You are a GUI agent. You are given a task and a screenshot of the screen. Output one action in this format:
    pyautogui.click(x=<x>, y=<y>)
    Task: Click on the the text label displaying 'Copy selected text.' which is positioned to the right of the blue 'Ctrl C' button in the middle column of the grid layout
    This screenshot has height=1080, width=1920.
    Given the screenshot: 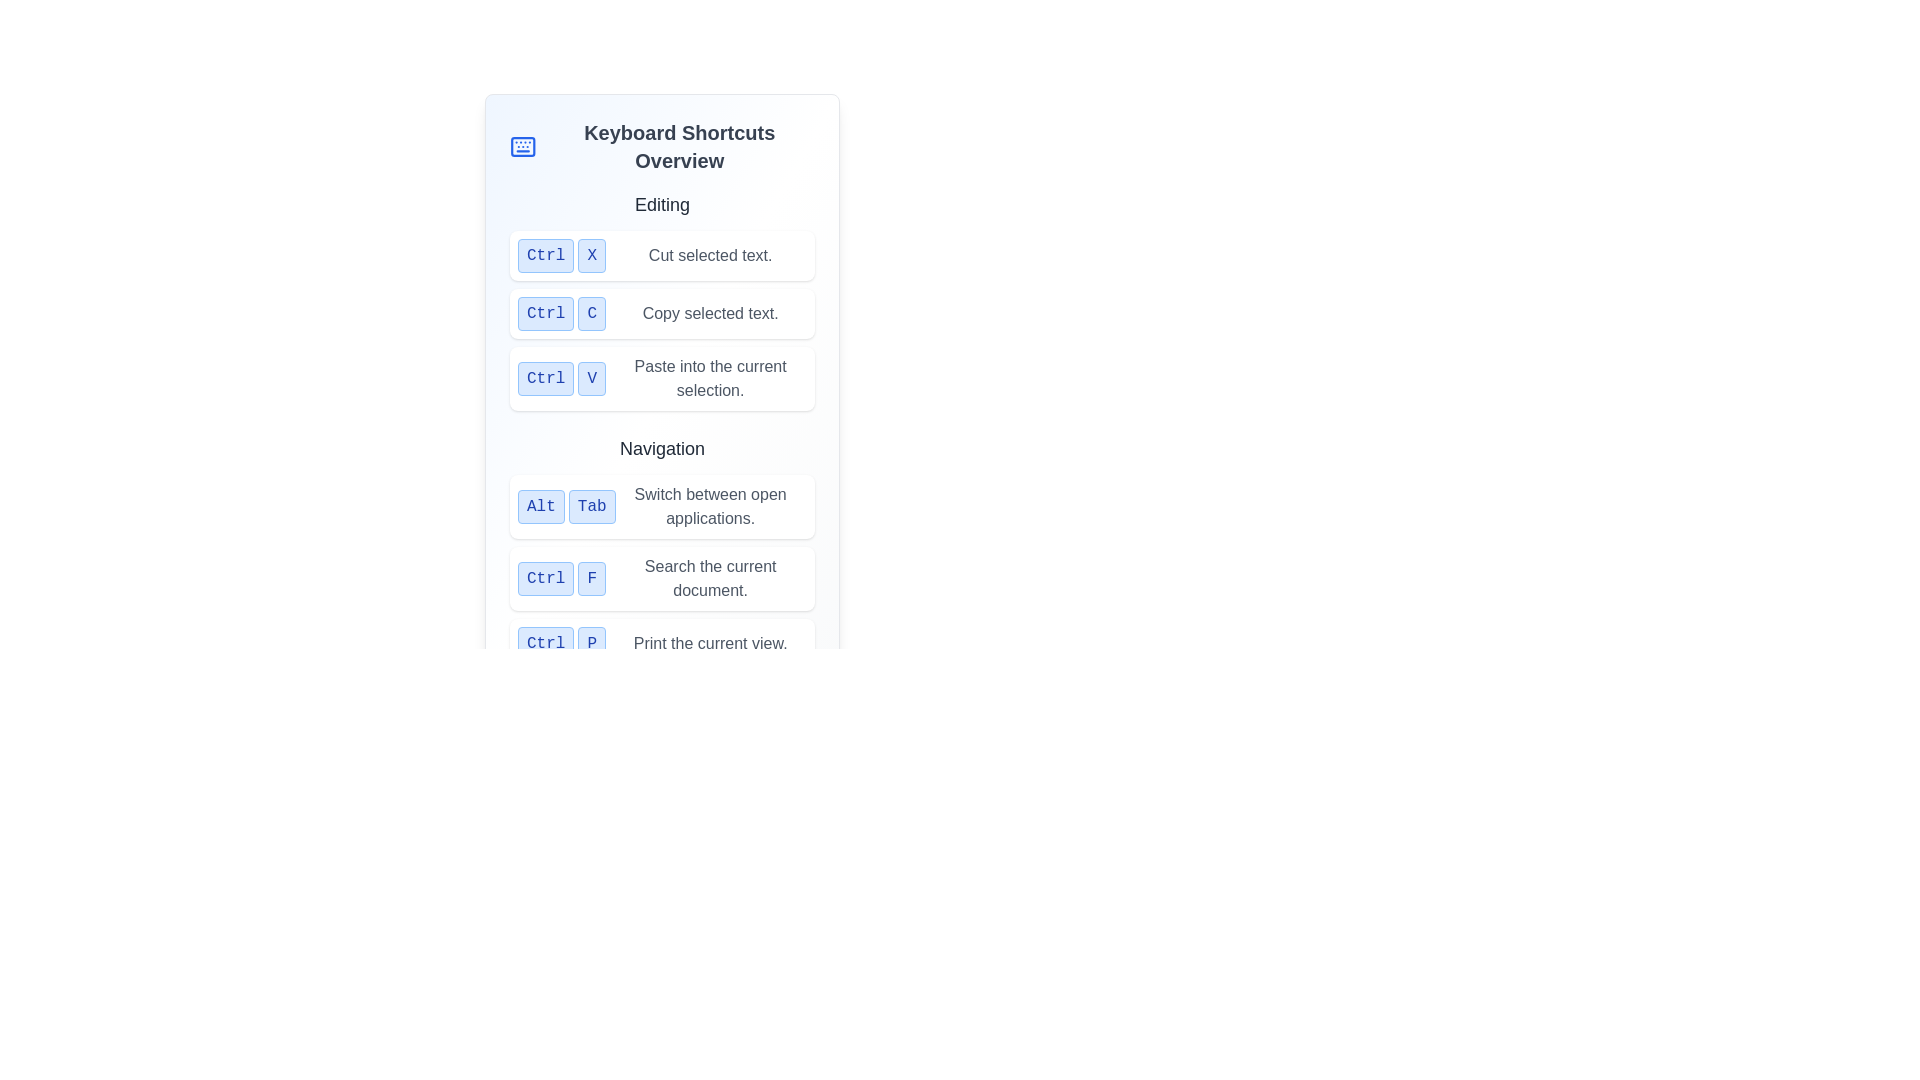 What is the action you would take?
    pyautogui.click(x=710, y=313)
    